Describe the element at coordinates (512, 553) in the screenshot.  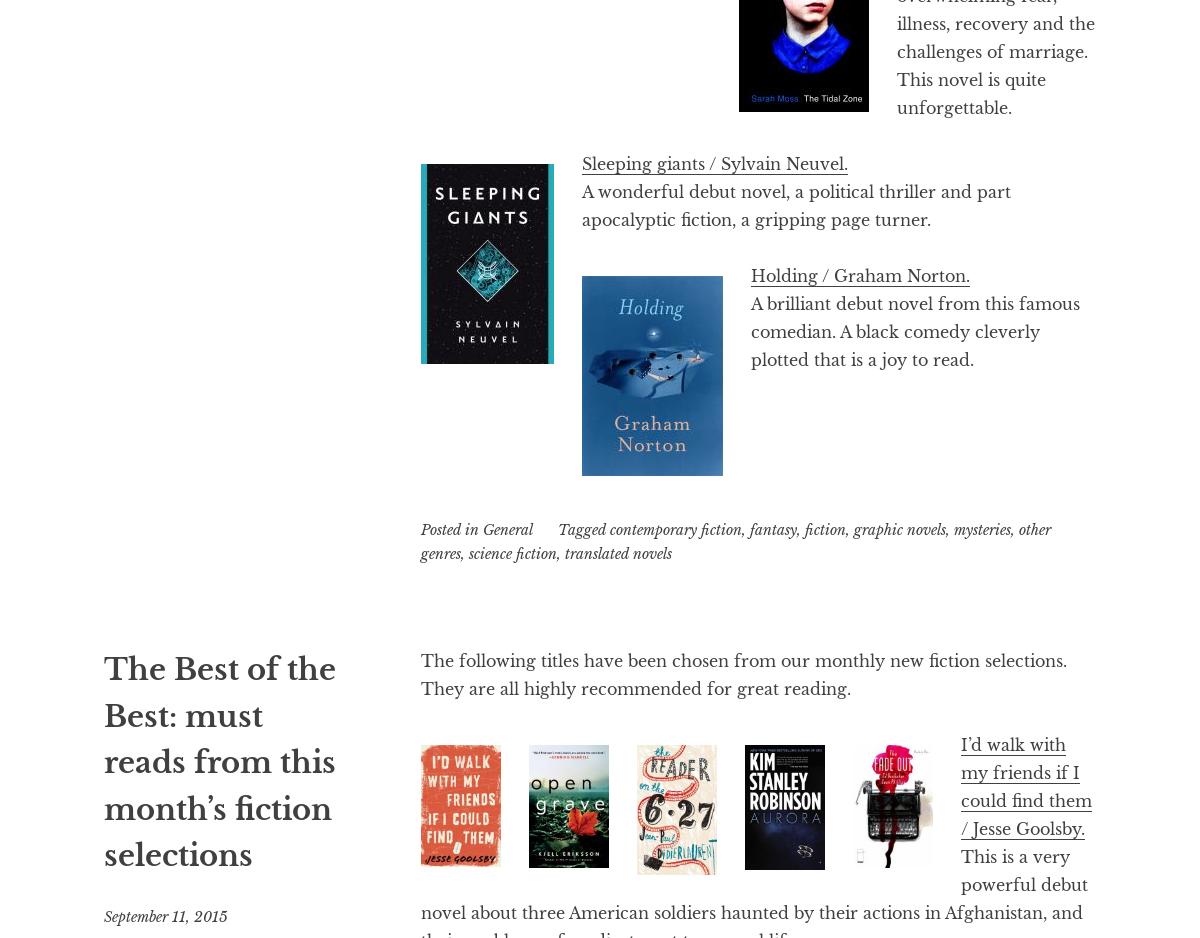
I see `'science fiction'` at that location.